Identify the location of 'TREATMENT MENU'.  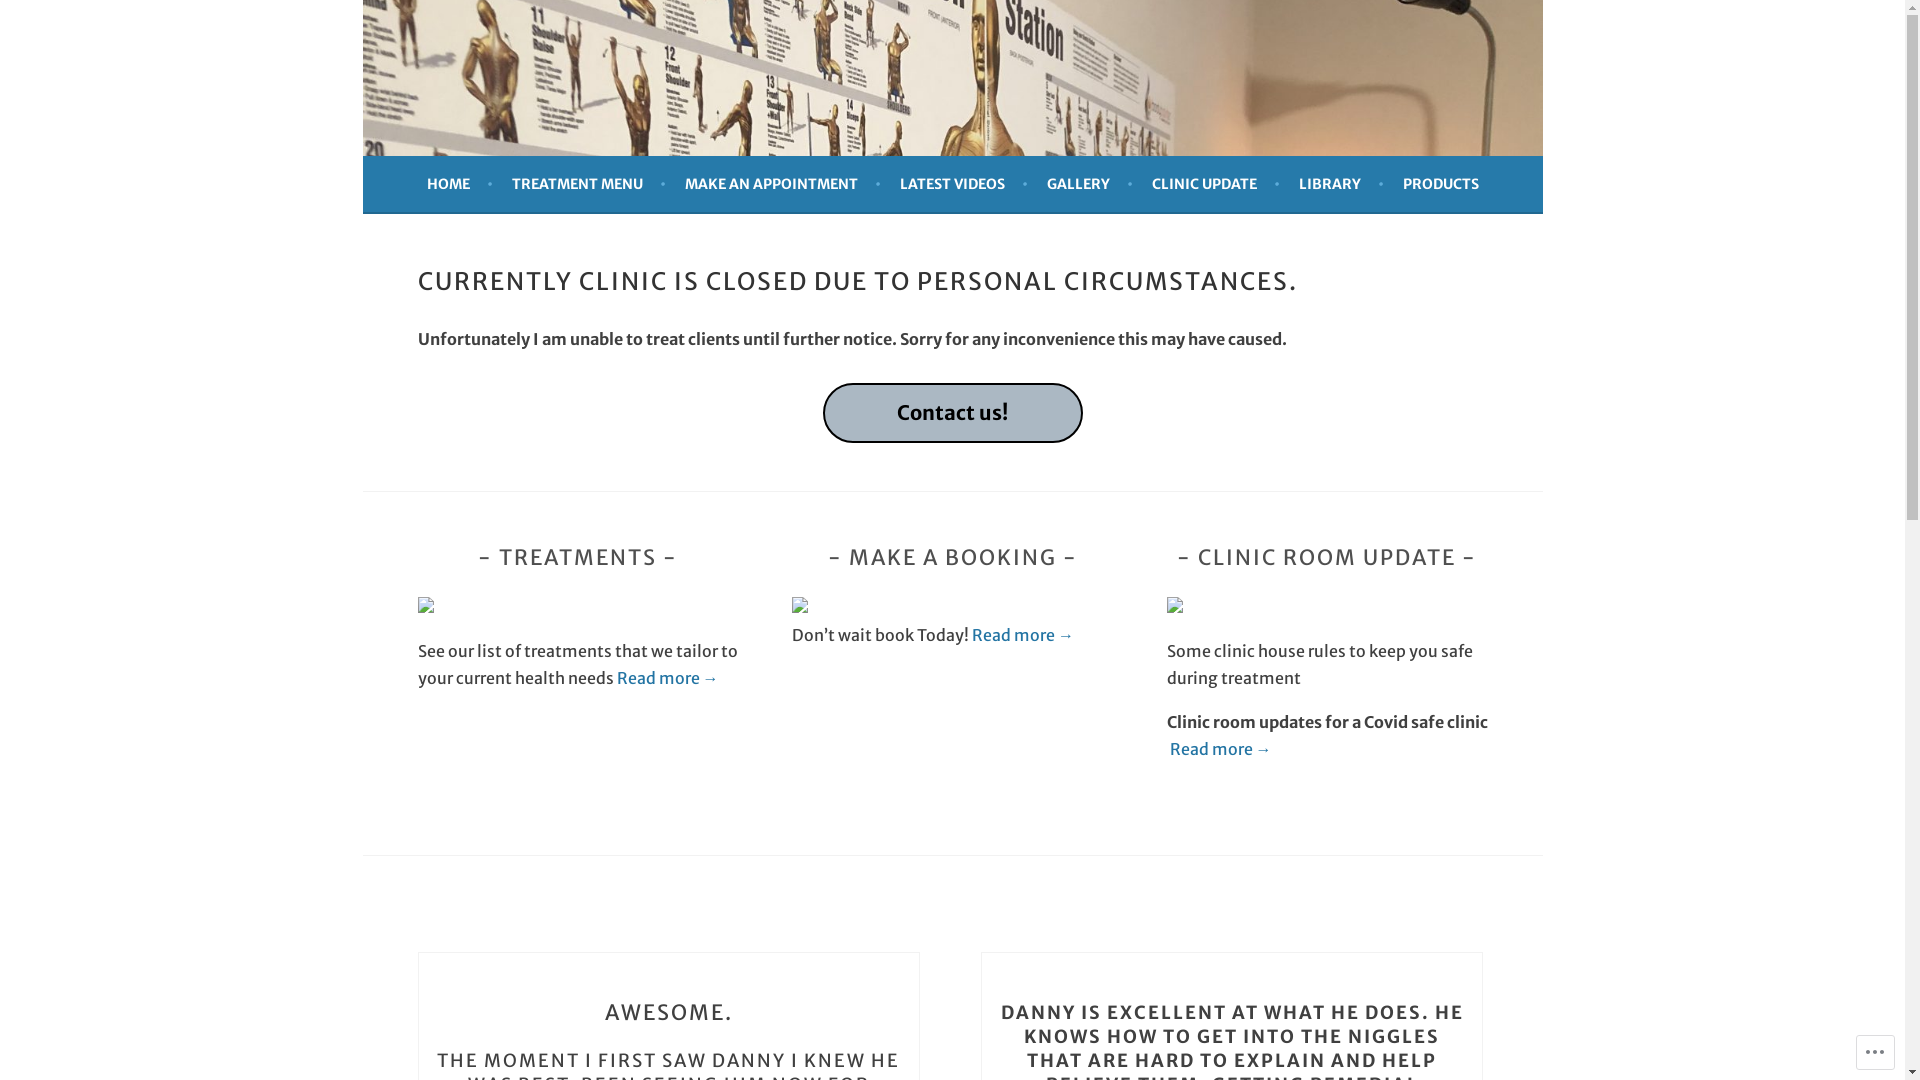
(588, 184).